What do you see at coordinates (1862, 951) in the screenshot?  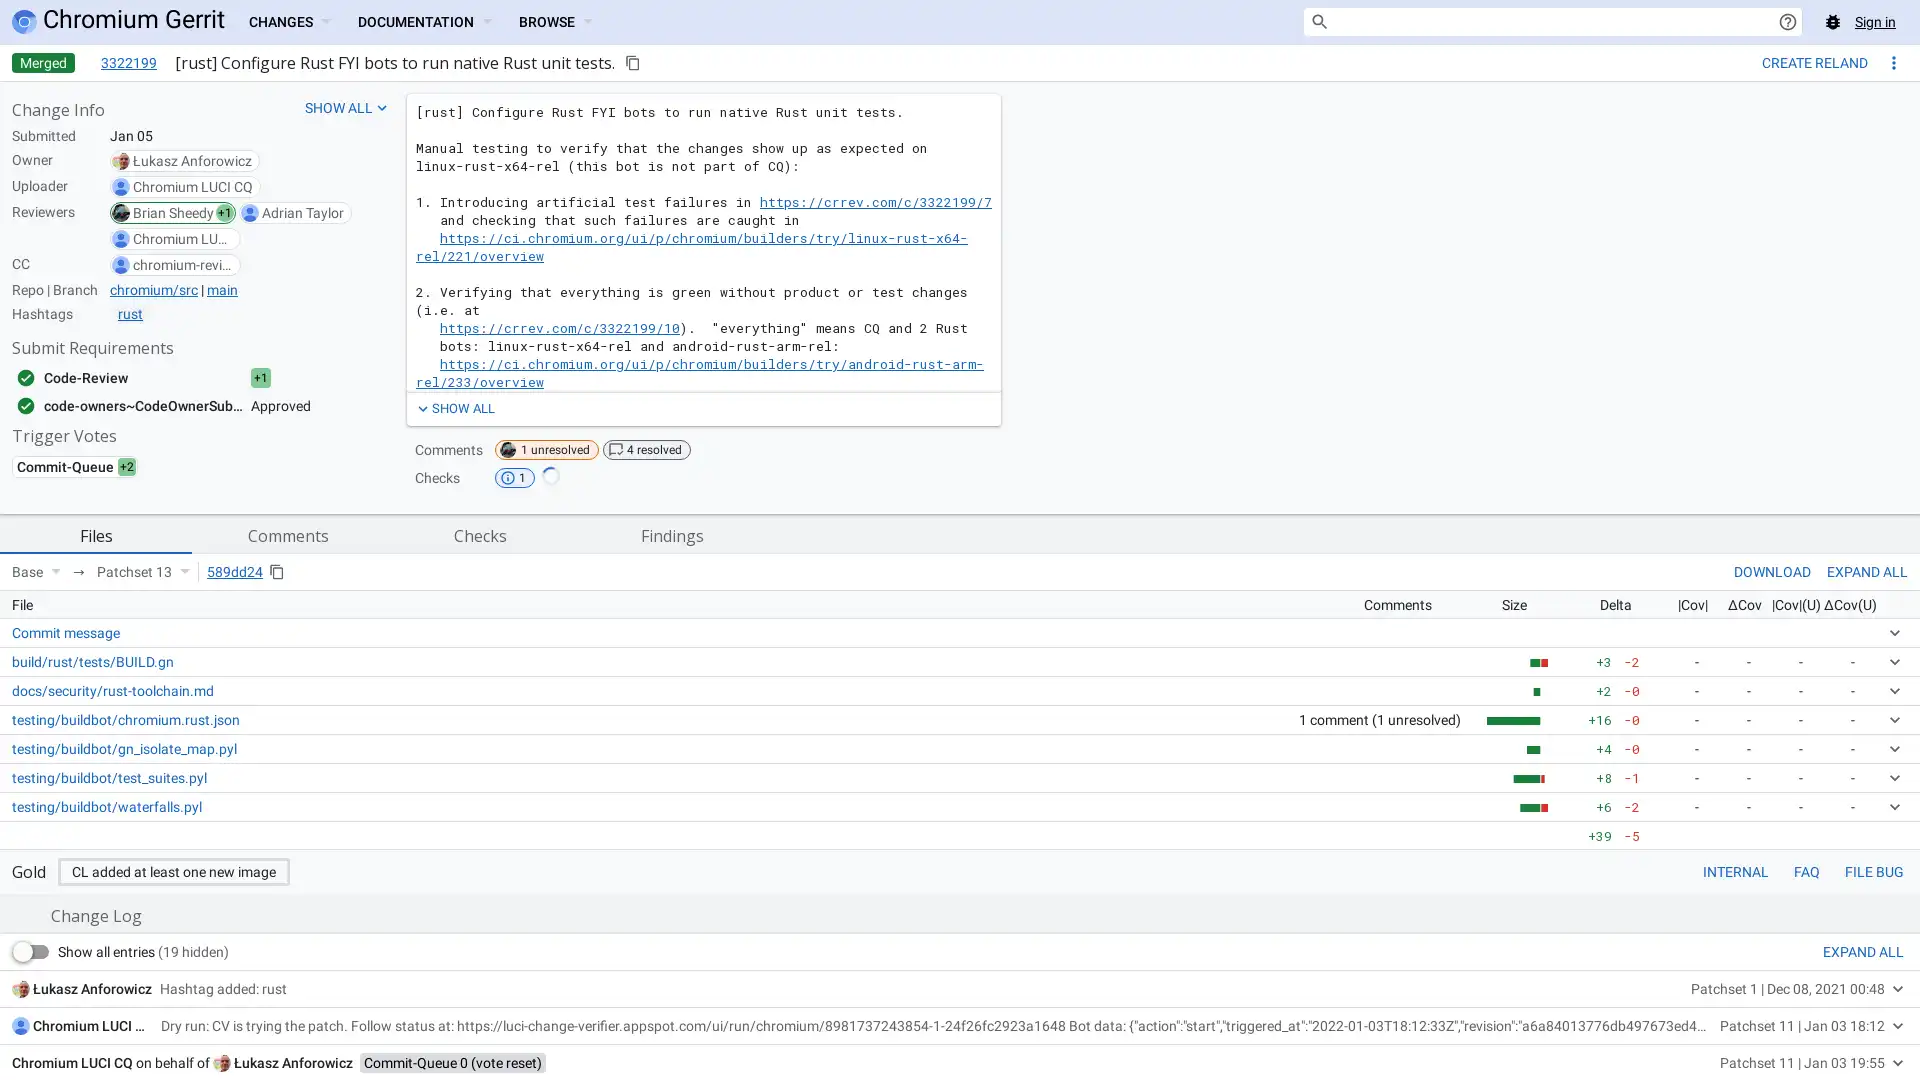 I see `EXPAND ALL` at bounding box center [1862, 951].